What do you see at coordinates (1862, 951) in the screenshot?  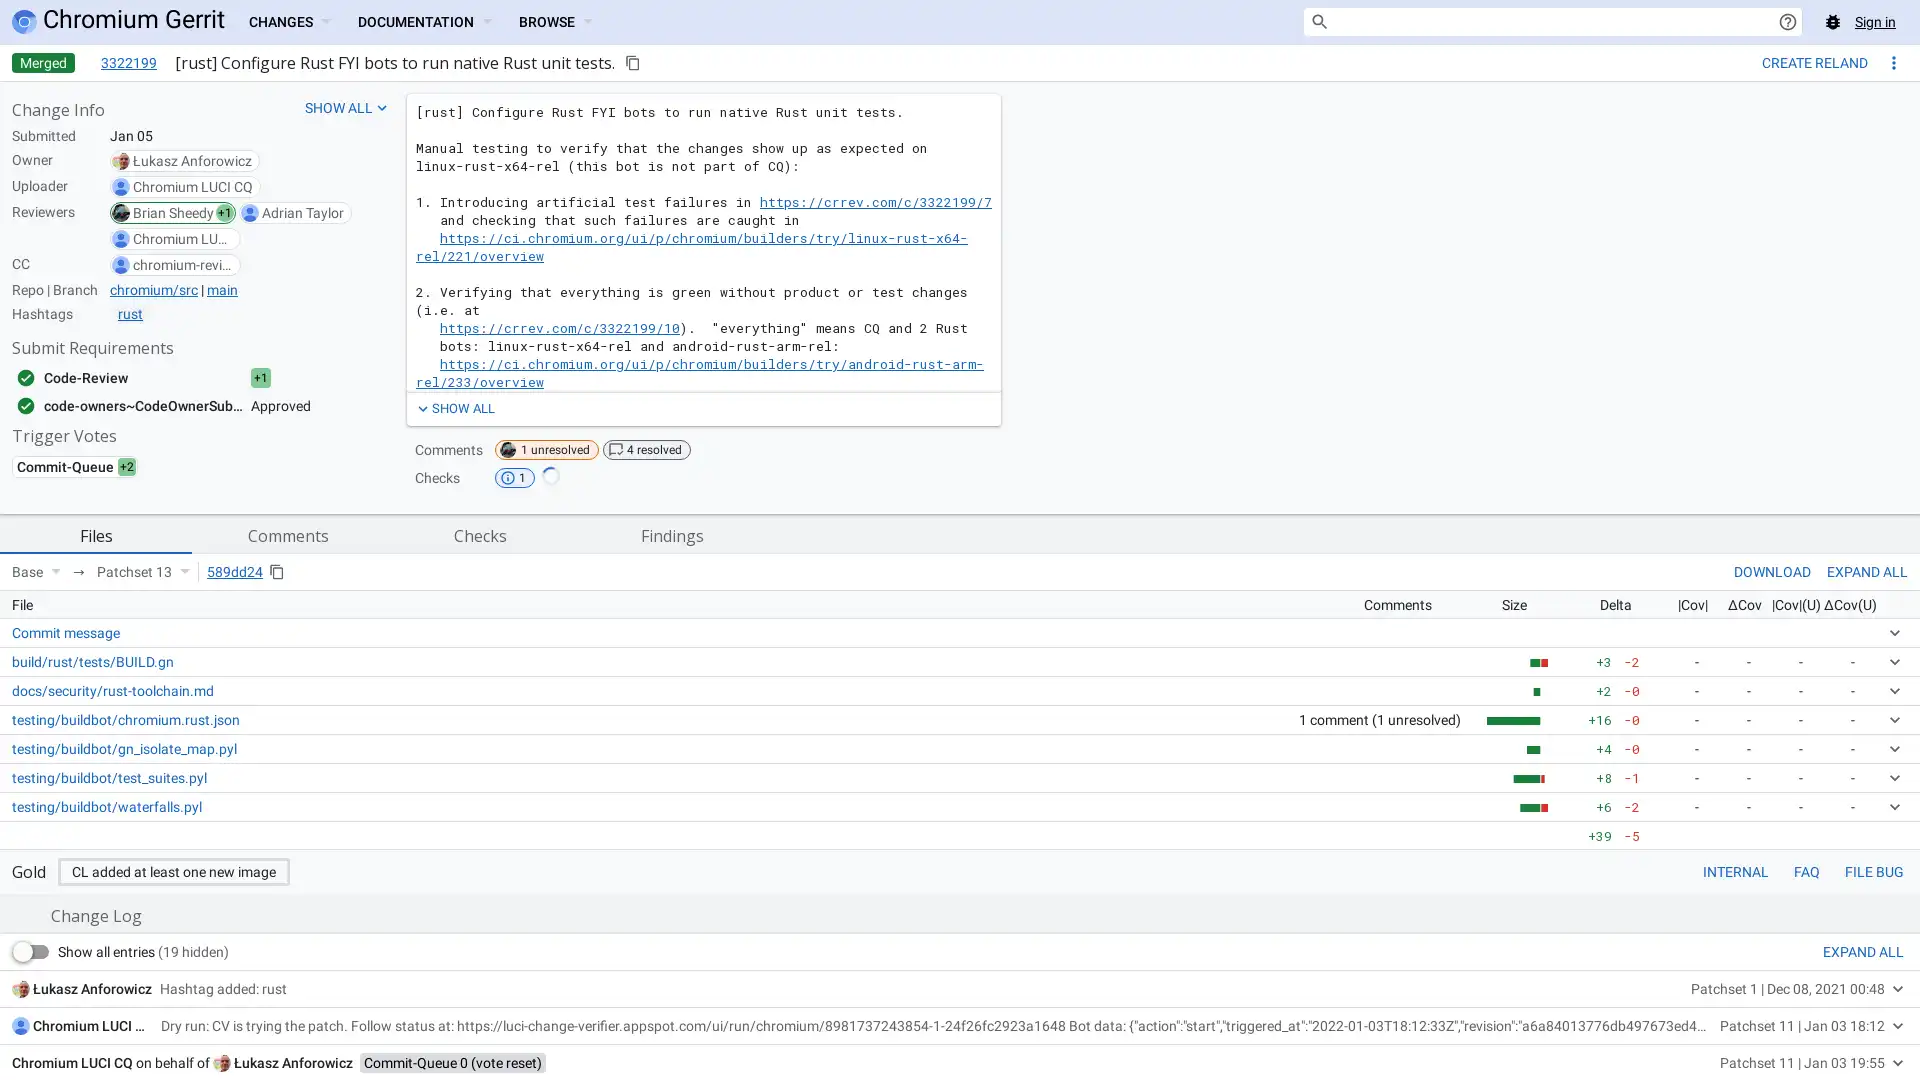 I see `EXPAND ALL` at bounding box center [1862, 951].